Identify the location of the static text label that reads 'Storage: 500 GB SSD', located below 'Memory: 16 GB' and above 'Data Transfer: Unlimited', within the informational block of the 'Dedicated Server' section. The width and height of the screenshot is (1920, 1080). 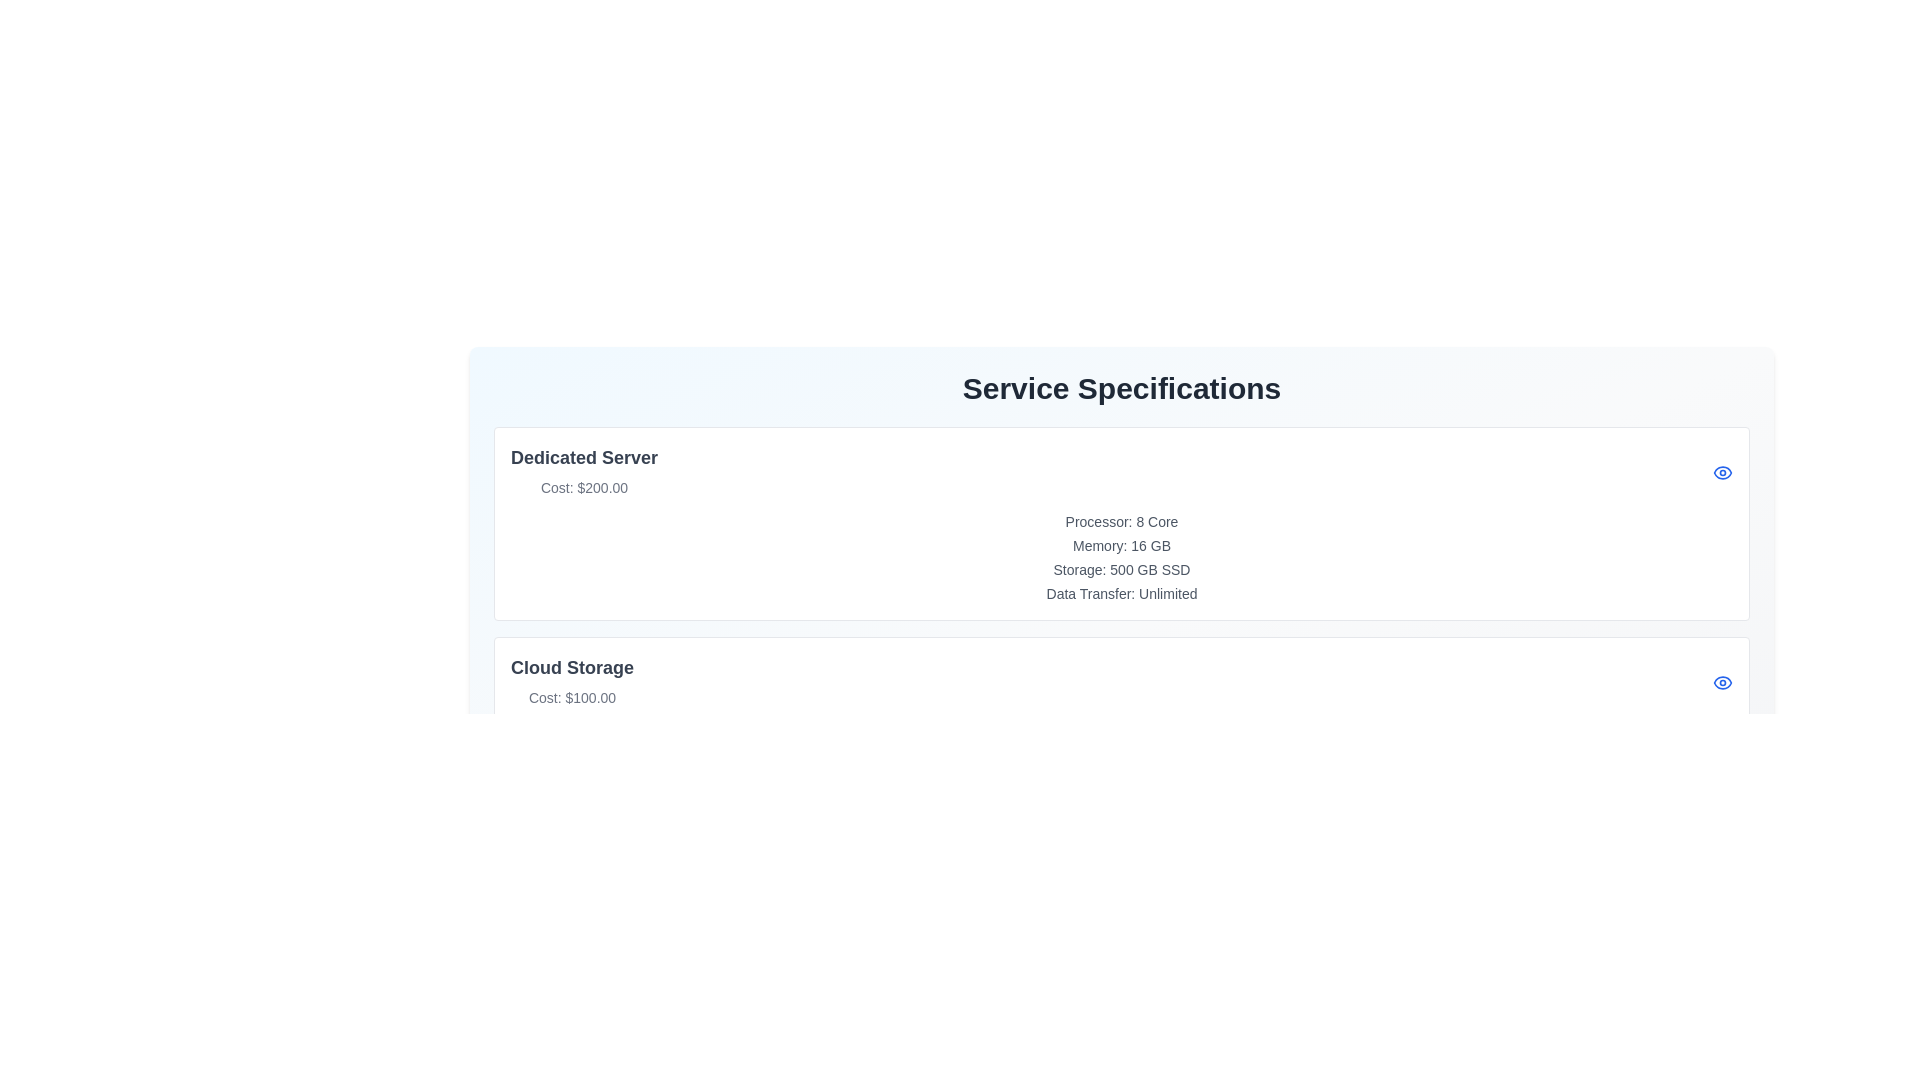
(1122, 570).